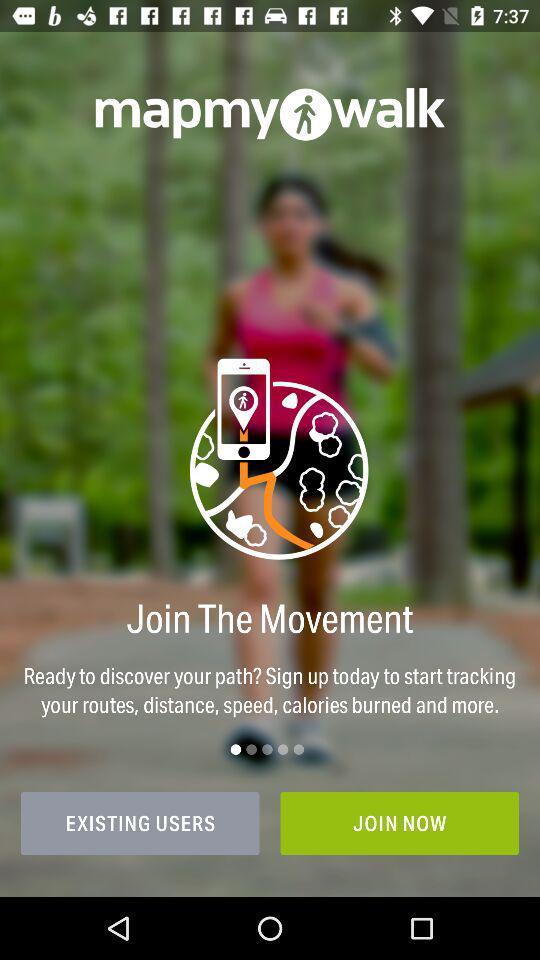 The width and height of the screenshot is (540, 960). I want to click on item at the bottom right corner, so click(399, 823).